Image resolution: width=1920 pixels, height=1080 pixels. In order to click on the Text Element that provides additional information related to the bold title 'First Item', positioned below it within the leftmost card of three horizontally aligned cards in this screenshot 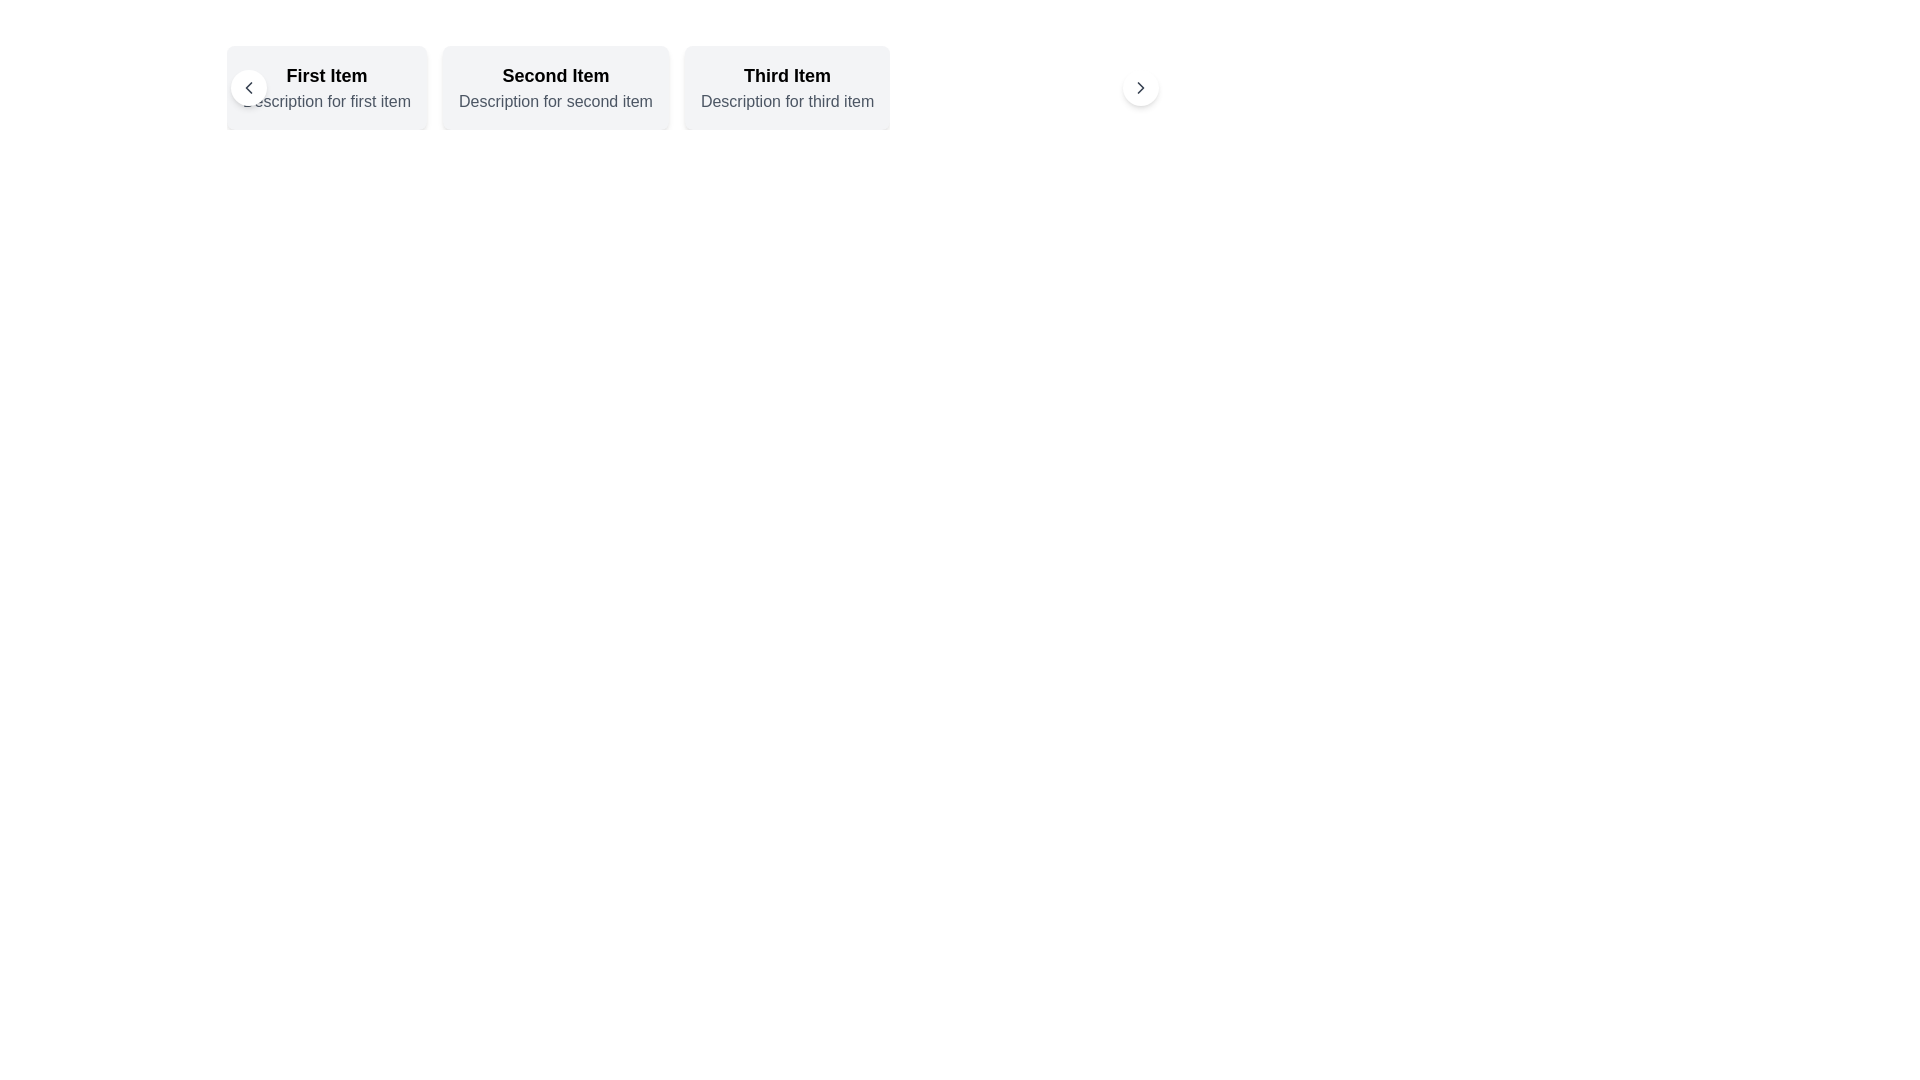, I will do `click(326, 101)`.